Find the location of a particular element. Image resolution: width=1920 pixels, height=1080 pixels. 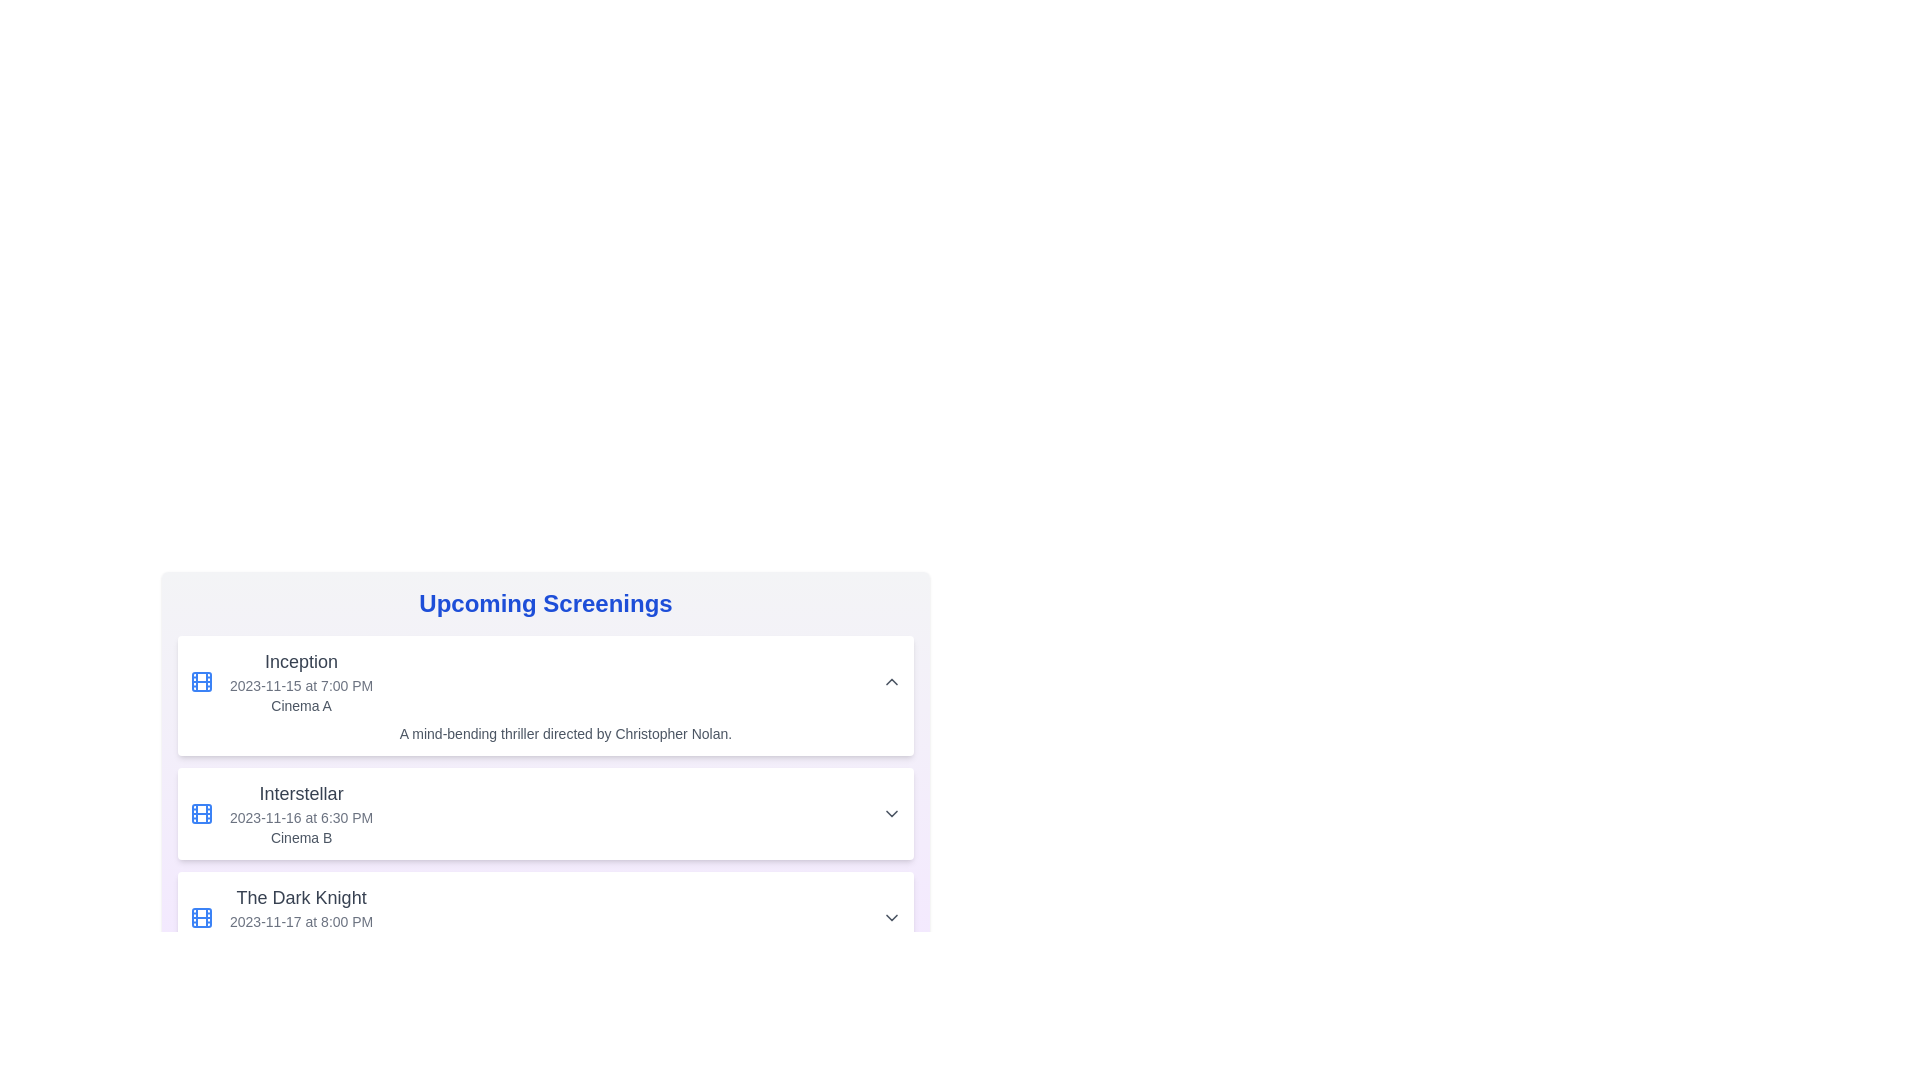

the movie screening icon located to the left of the text block containing 'Inception', '2023-11-15 at 7:00 PM', and 'Cinema A' is located at coordinates (201, 681).